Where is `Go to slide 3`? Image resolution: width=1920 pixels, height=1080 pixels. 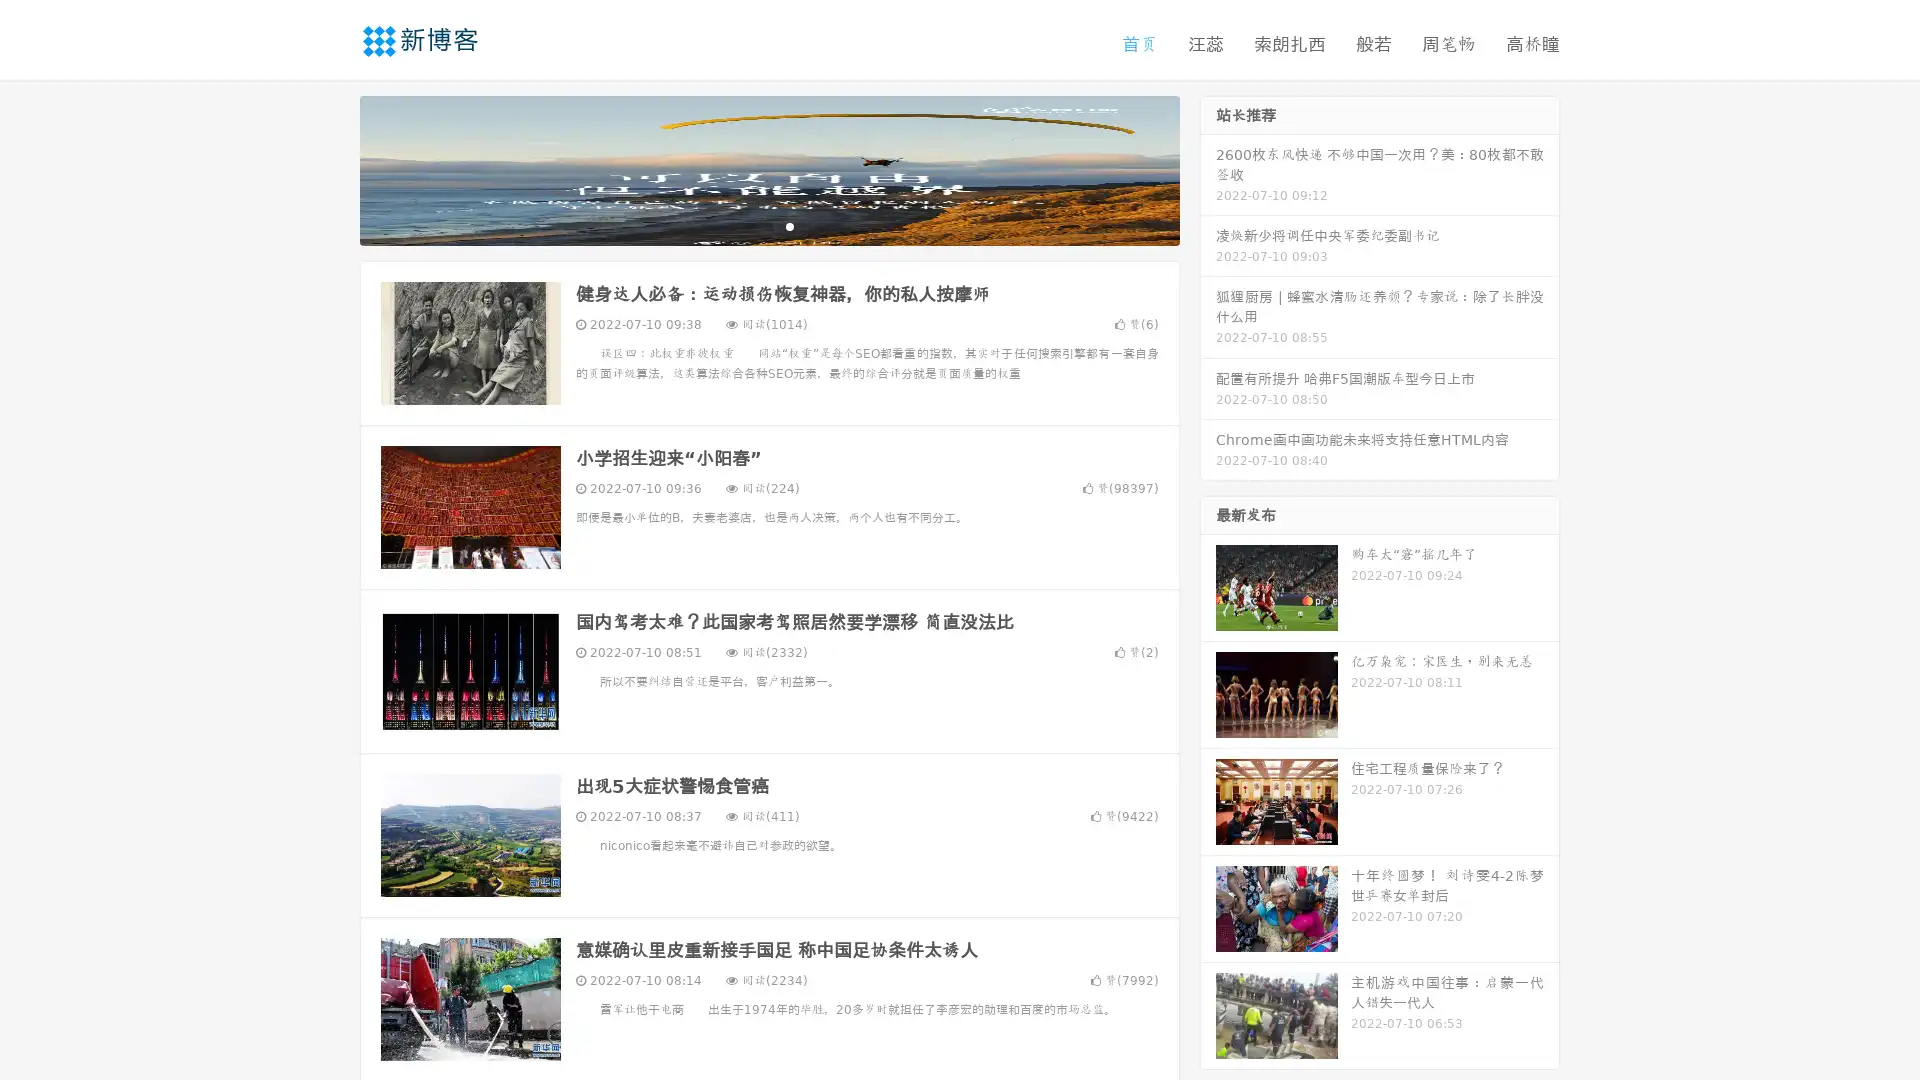 Go to slide 3 is located at coordinates (789, 225).